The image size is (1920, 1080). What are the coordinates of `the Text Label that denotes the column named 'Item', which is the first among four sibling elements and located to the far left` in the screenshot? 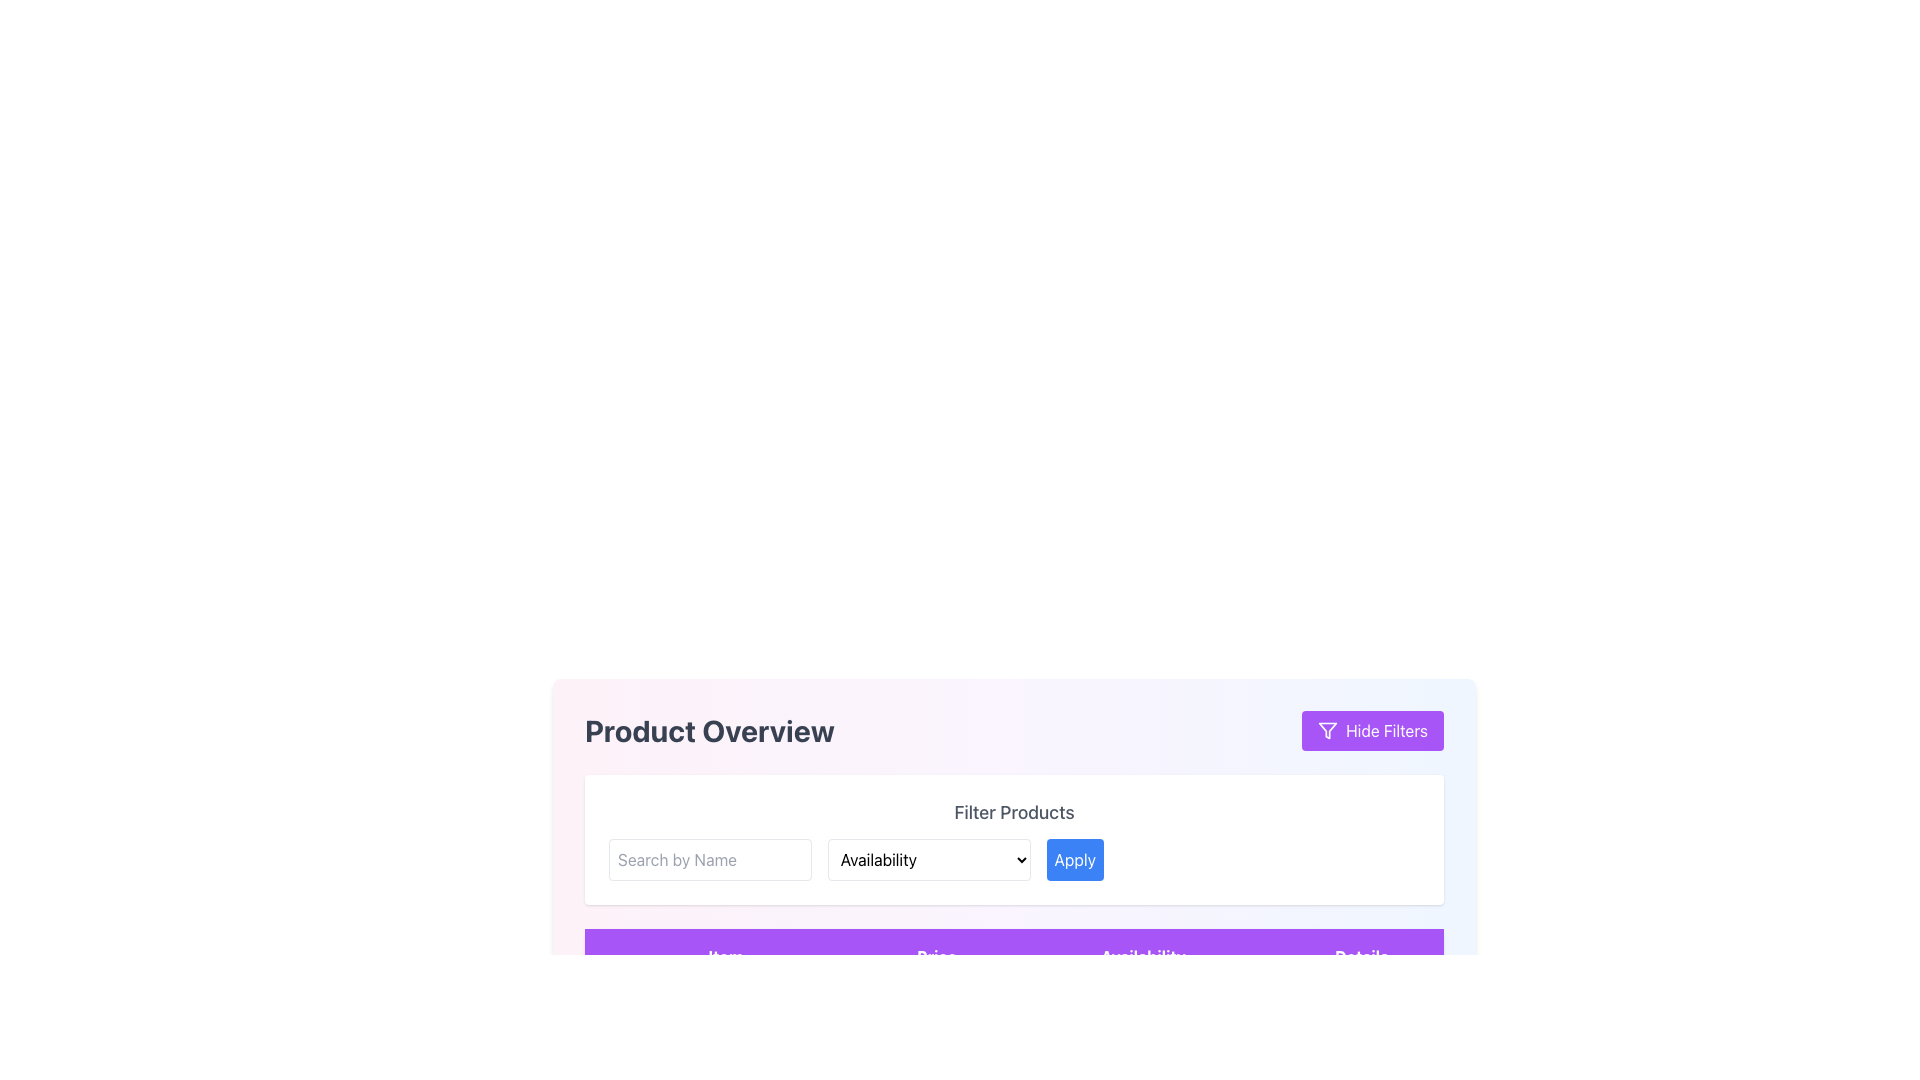 It's located at (724, 955).